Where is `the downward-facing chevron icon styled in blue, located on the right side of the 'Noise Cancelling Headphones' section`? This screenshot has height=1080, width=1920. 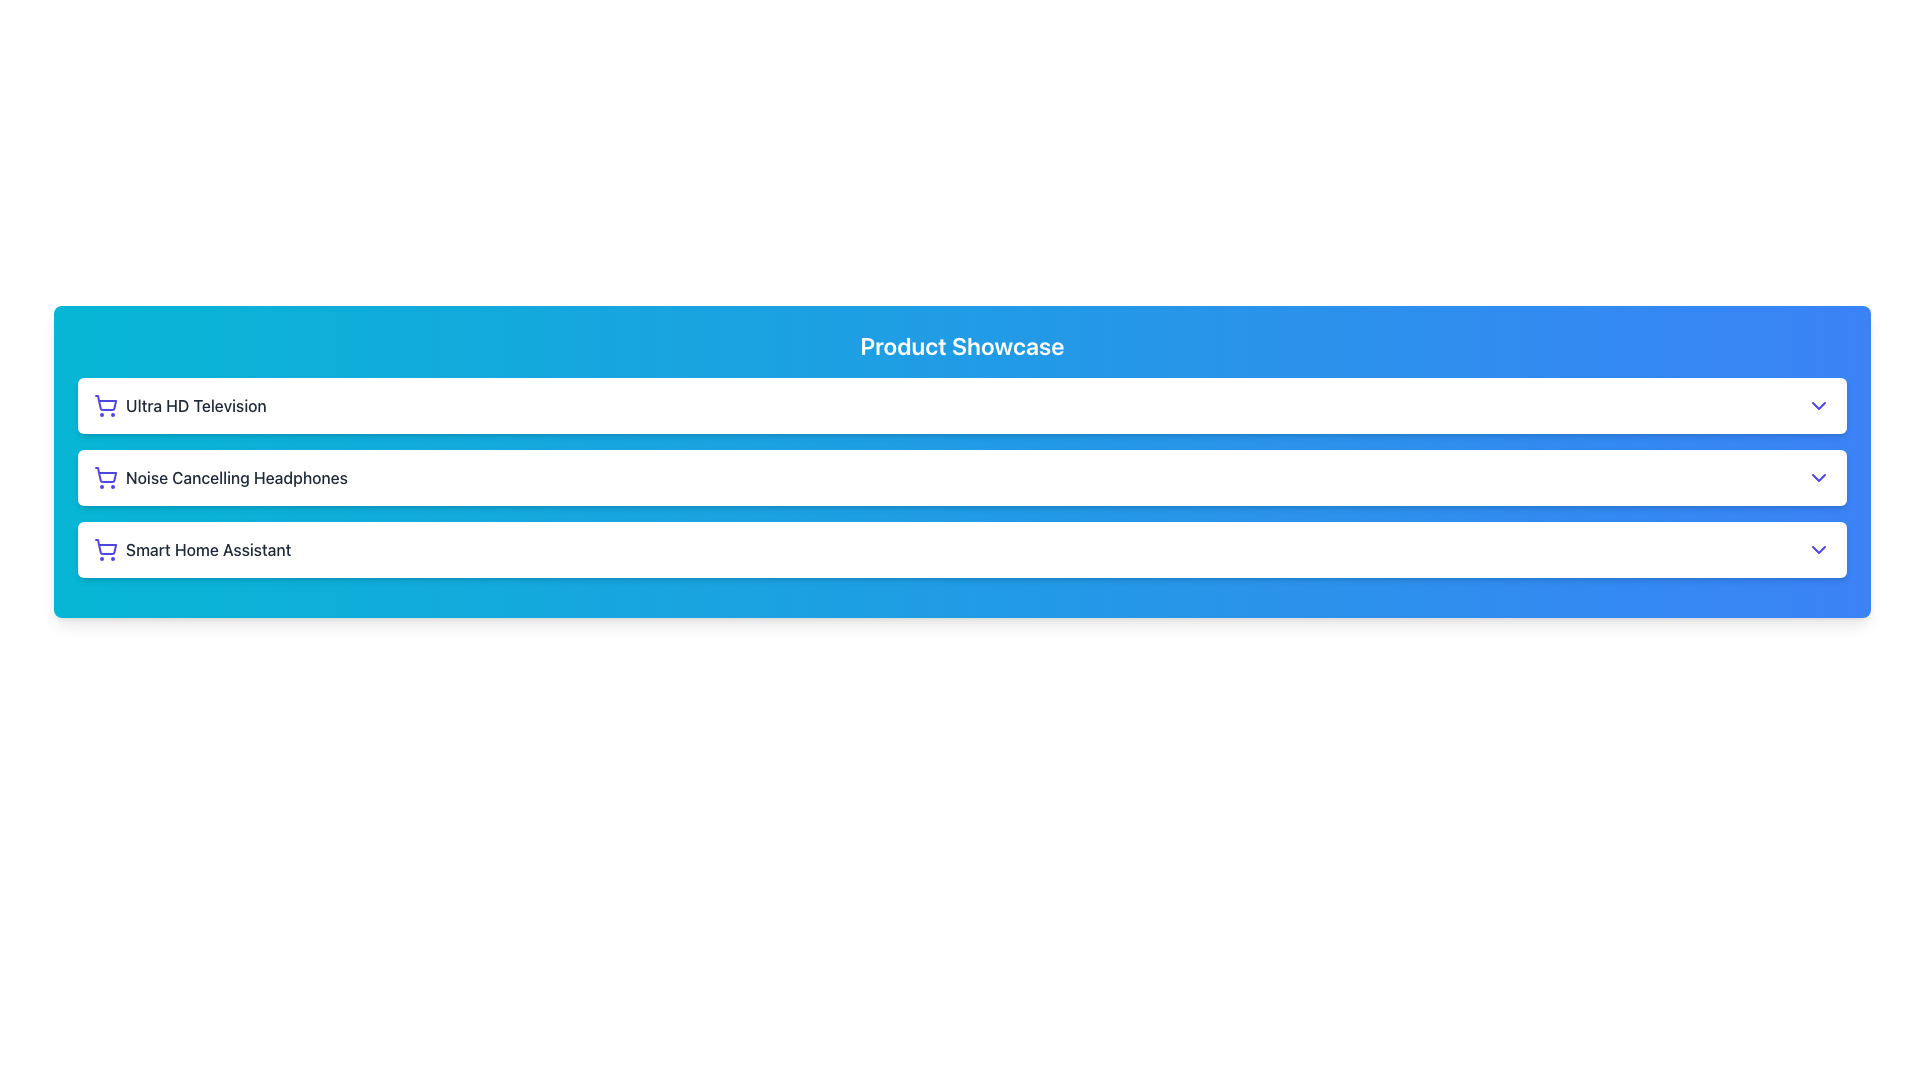
the downward-facing chevron icon styled in blue, located on the right side of the 'Noise Cancelling Headphones' section is located at coordinates (1819, 478).